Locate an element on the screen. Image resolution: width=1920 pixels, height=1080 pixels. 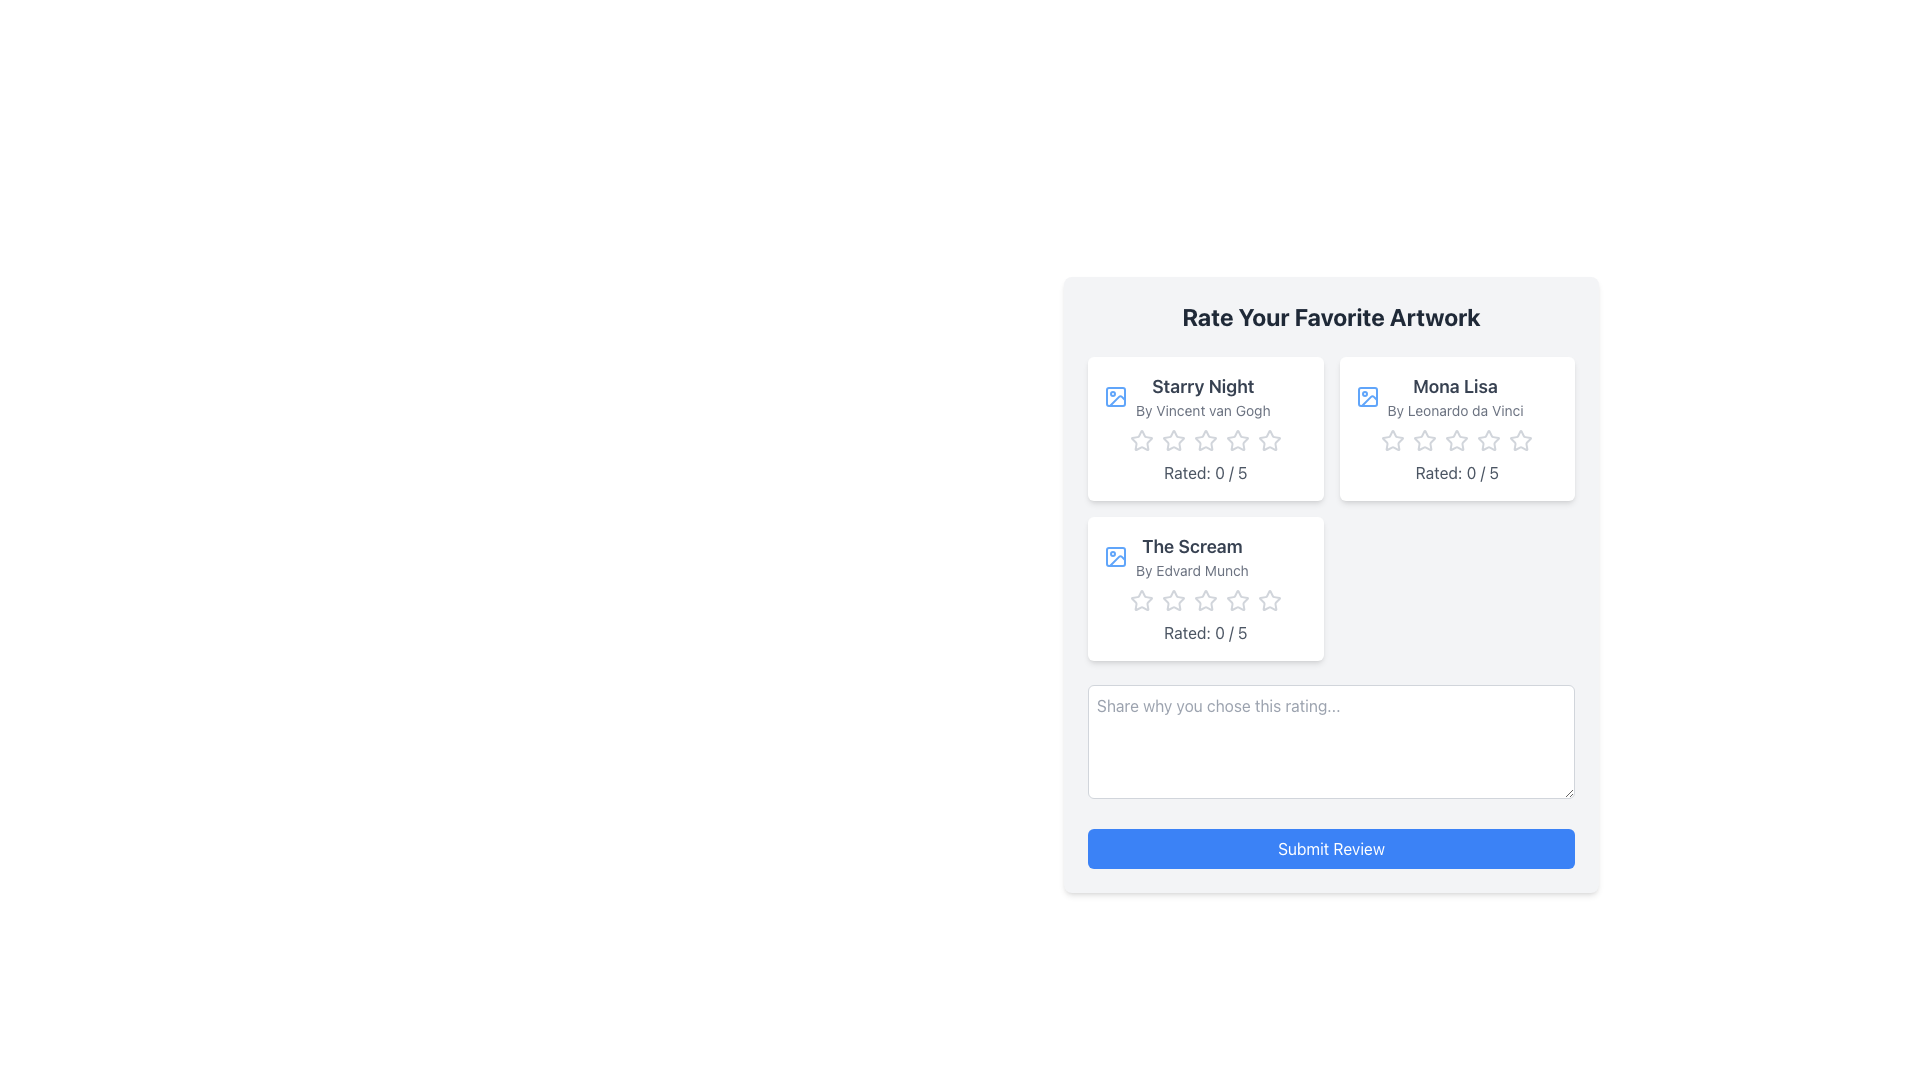
the second star-shaped rating icon in light gray below the 'Mona Lisa' artwork card to set the rating is located at coordinates (1424, 439).